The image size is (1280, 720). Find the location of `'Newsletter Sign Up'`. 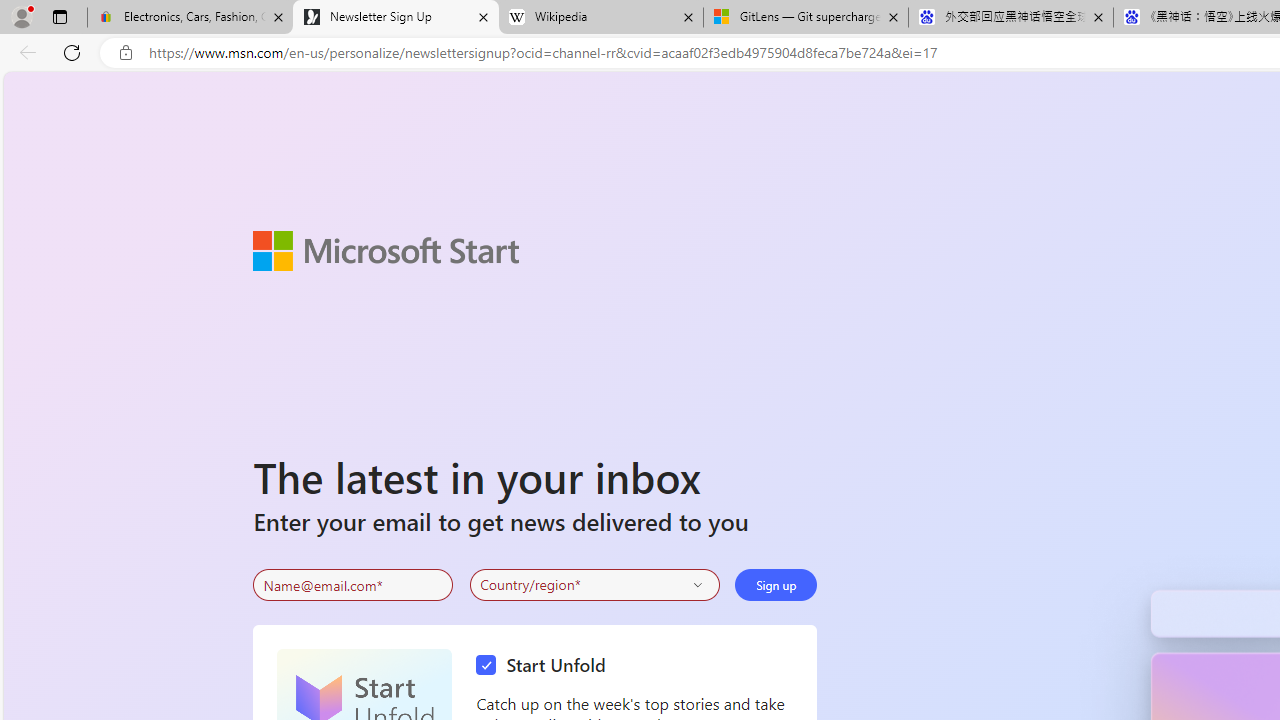

'Newsletter Sign Up' is located at coordinates (396, 17).